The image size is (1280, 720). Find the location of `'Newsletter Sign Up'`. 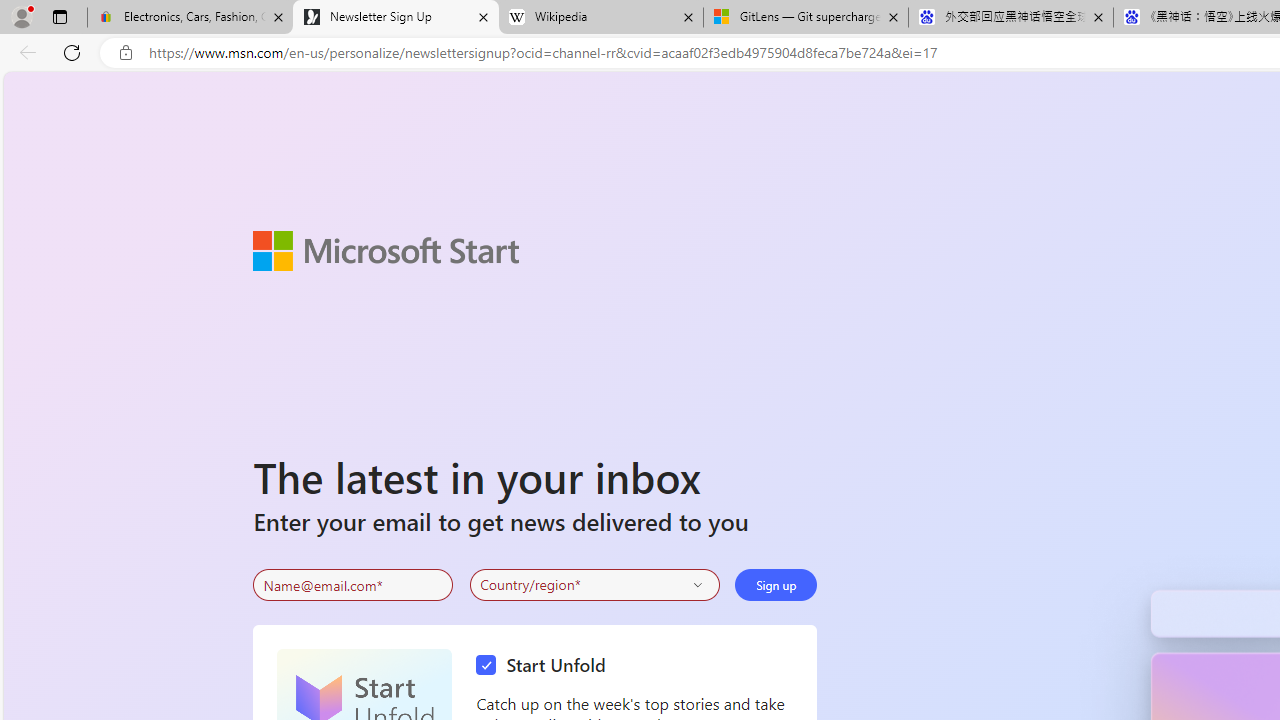

'Newsletter Sign Up' is located at coordinates (396, 17).